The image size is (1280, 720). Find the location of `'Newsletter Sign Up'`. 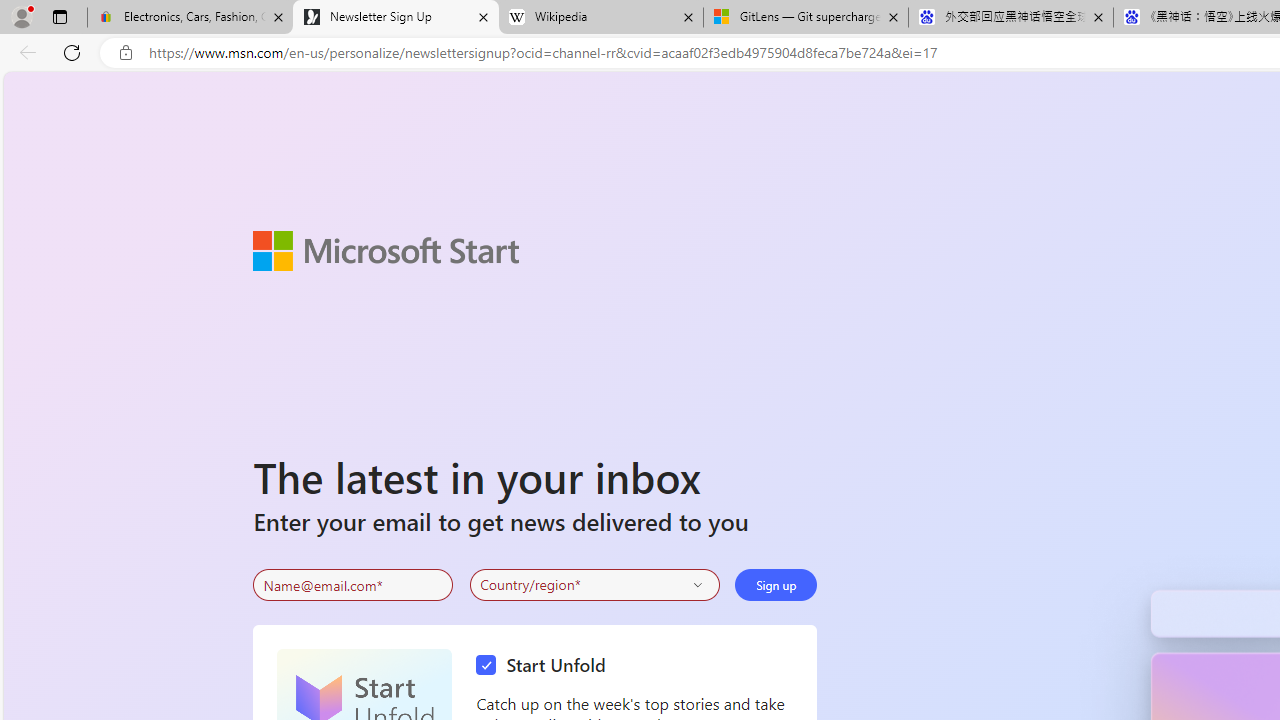

'Newsletter Sign Up' is located at coordinates (396, 17).